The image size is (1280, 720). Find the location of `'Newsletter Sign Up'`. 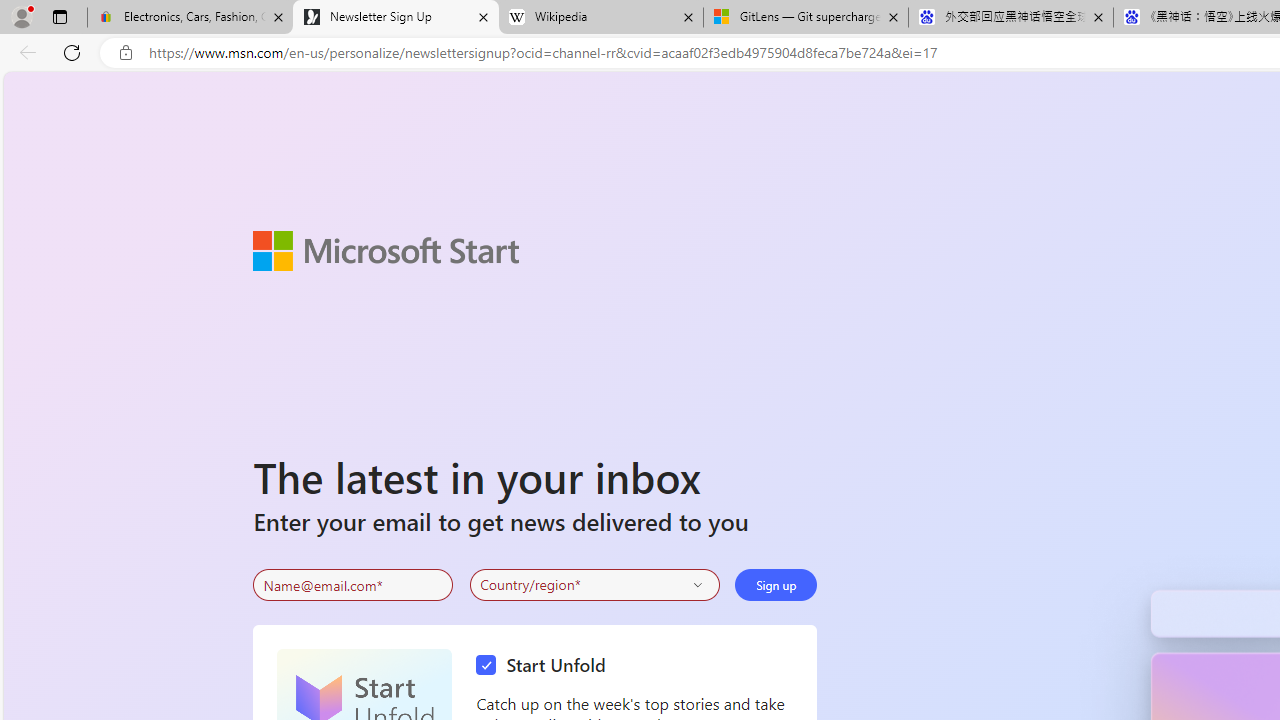

'Newsletter Sign Up' is located at coordinates (396, 17).